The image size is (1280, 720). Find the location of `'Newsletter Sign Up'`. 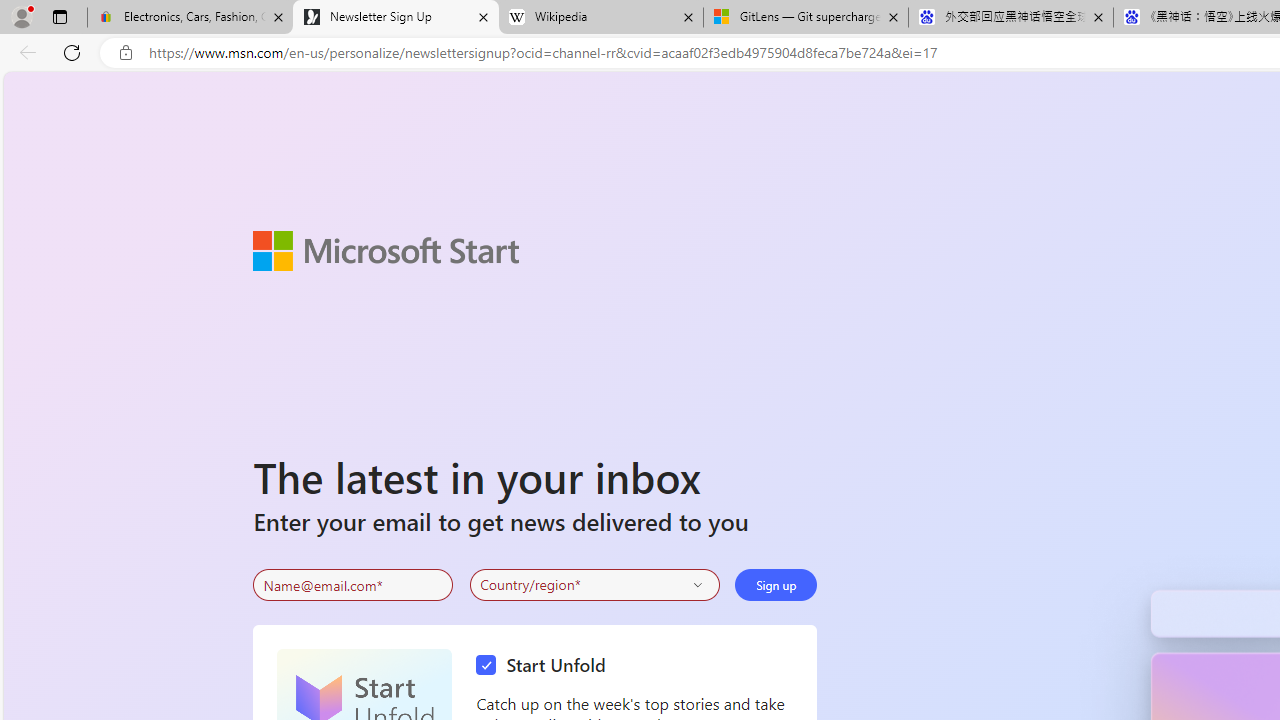

'Newsletter Sign Up' is located at coordinates (396, 17).